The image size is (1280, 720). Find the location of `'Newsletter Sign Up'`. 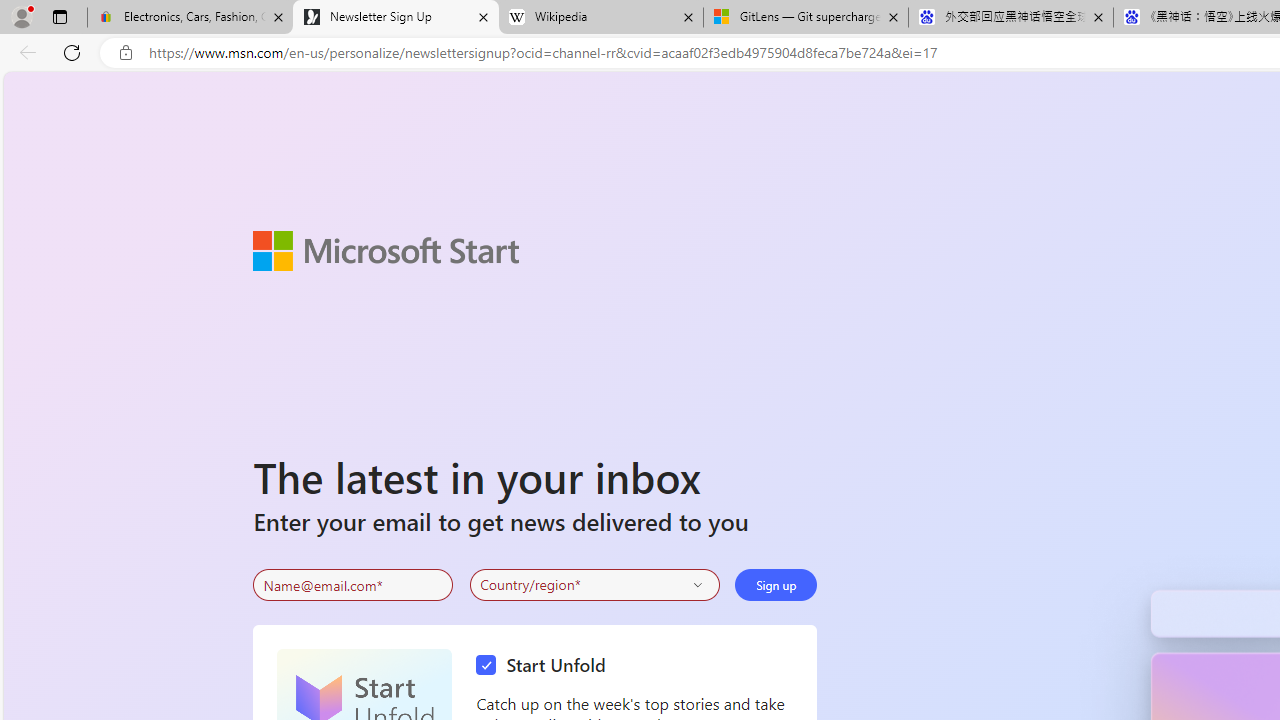

'Newsletter Sign Up' is located at coordinates (396, 17).